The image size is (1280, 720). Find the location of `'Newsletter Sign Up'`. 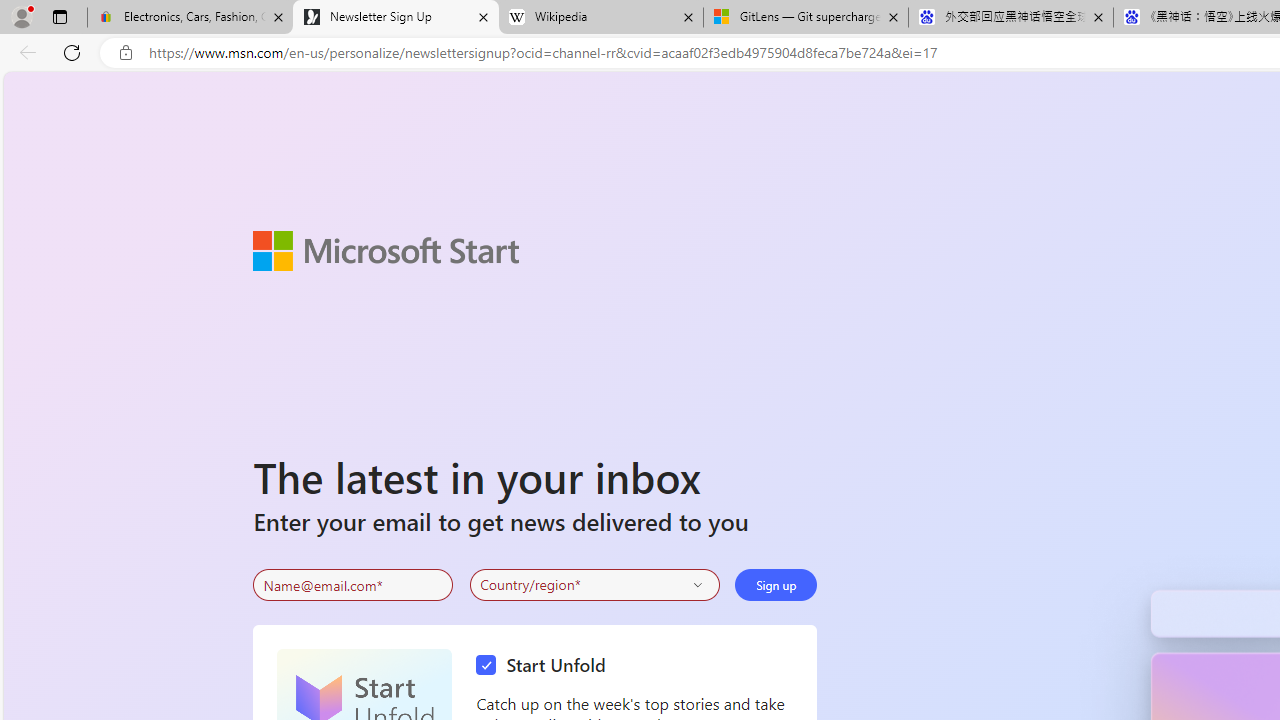

'Newsletter Sign Up' is located at coordinates (396, 17).